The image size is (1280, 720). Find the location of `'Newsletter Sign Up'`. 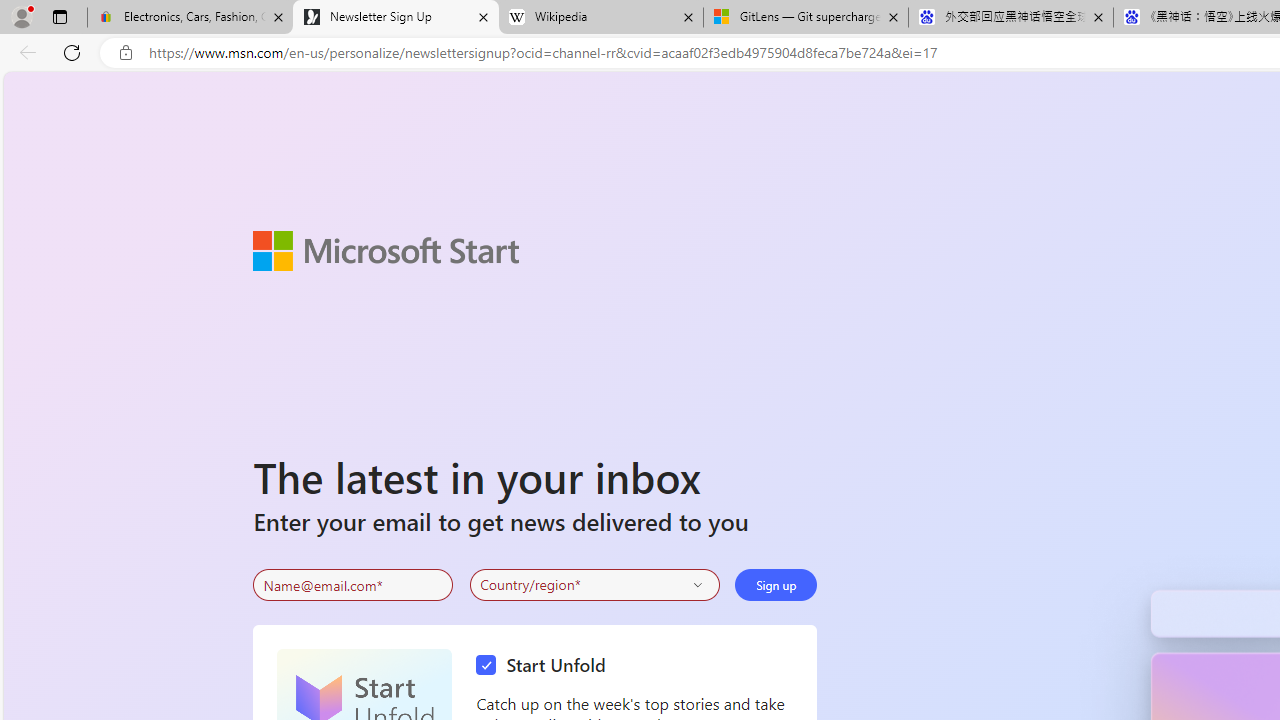

'Newsletter Sign Up' is located at coordinates (396, 17).